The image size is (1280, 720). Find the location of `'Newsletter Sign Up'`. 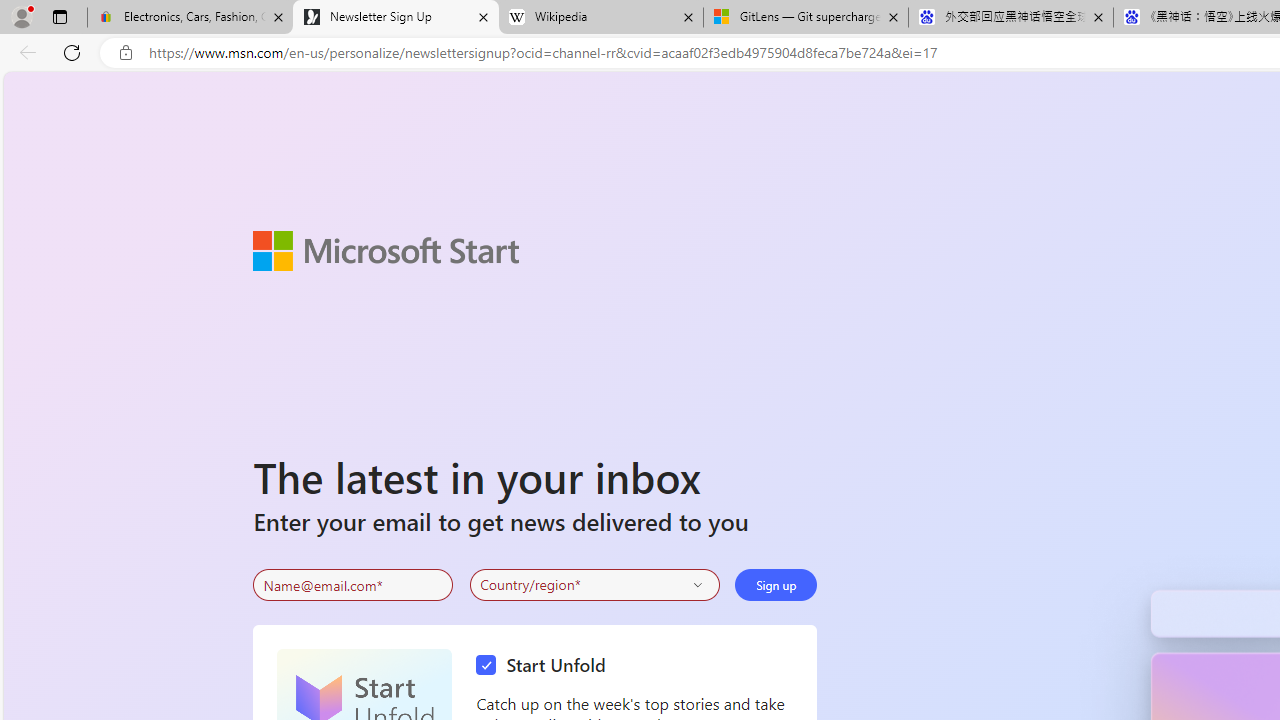

'Newsletter Sign Up' is located at coordinates (396, 17).